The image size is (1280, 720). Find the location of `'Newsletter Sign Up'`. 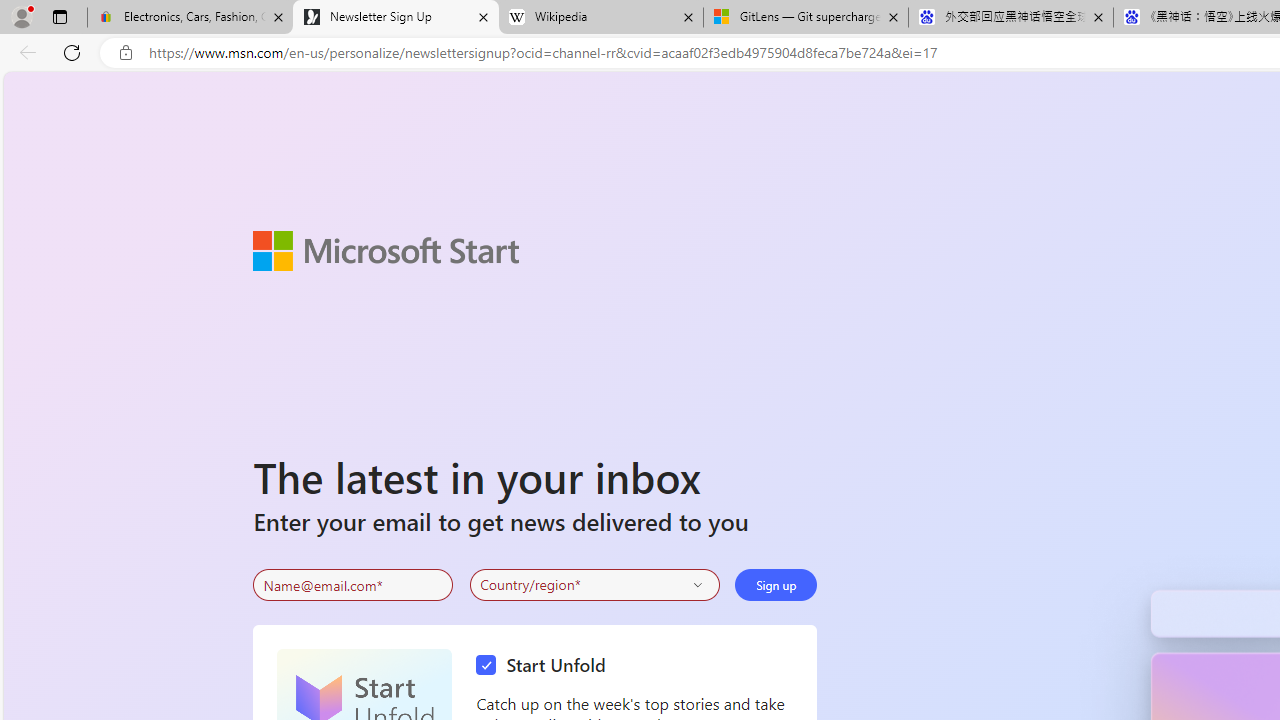

'Newsletter Sign Up' is located at coordinates (396, 17).